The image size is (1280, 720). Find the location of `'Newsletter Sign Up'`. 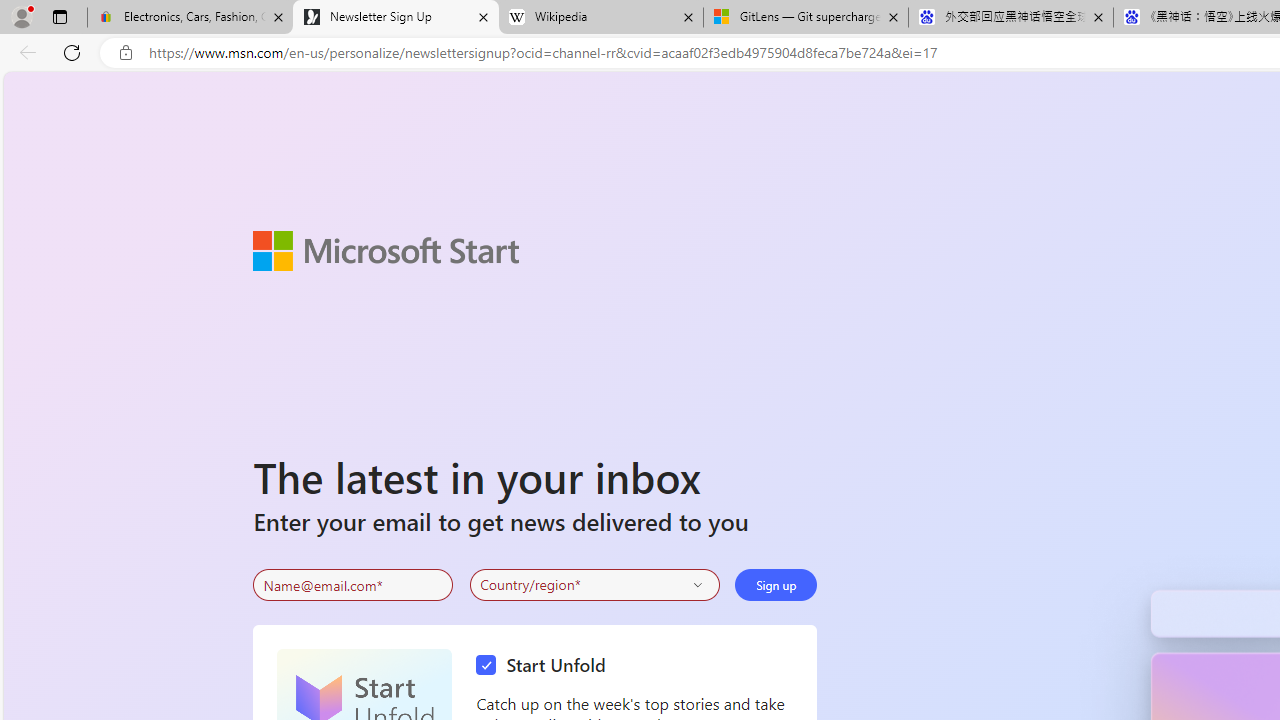

'Newsletter Sign Up' is located at coordinates (396, 17).